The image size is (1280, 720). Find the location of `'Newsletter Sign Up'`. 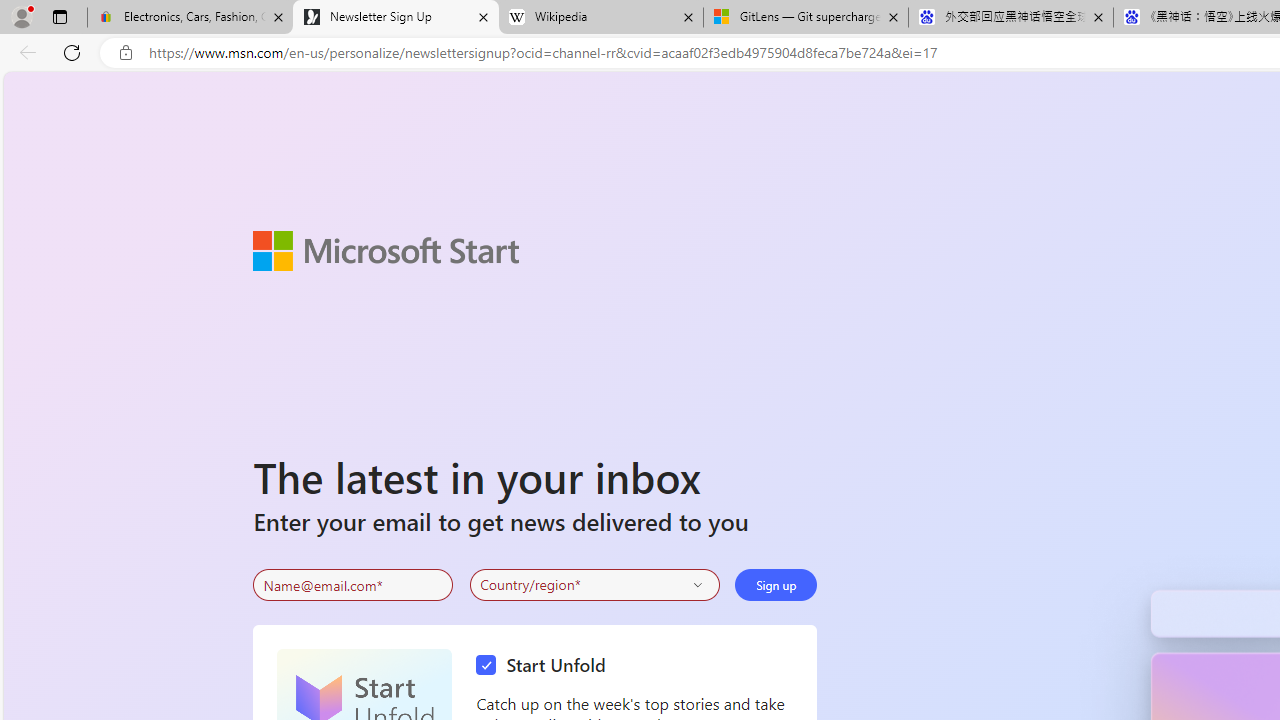

'Newsletter Sign Up' is located at coordinates (396, 17).